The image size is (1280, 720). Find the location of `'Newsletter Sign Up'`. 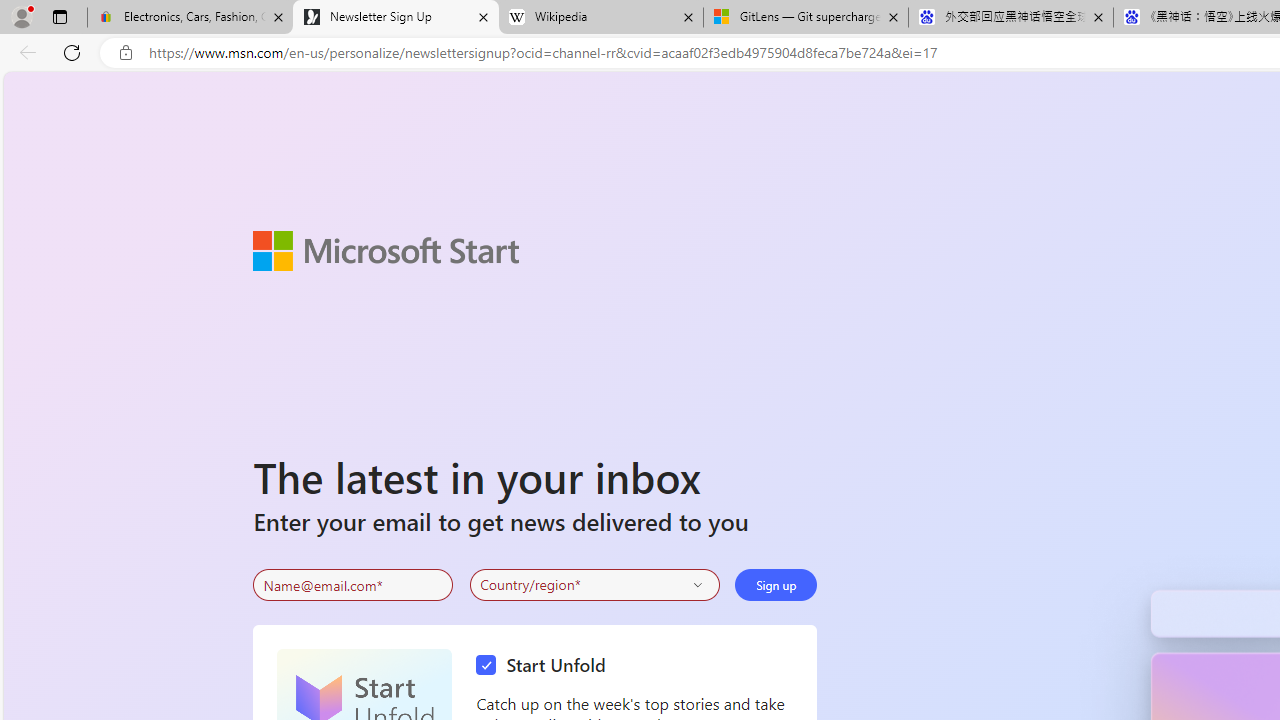

'Newsletter Sign Up' is located at coordinates (396, 17).